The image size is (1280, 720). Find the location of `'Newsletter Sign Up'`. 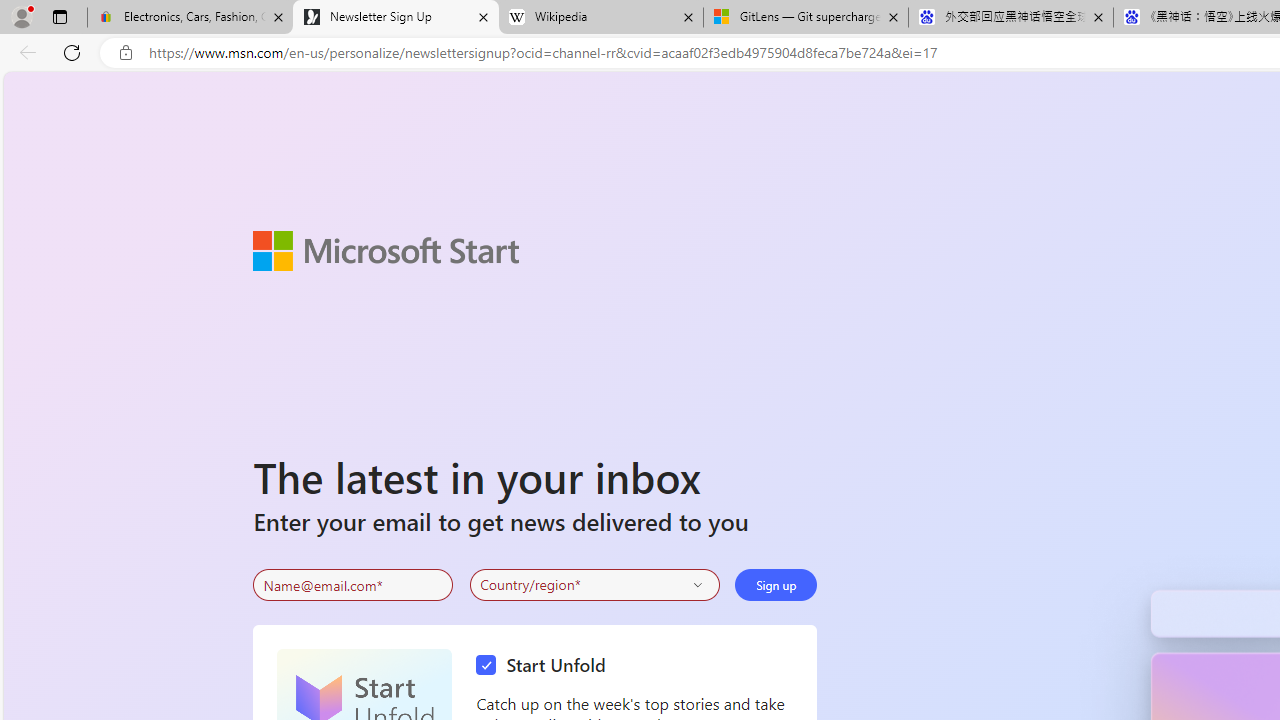

'Newsletter Sign Up' is located at coordinates (396, 17).